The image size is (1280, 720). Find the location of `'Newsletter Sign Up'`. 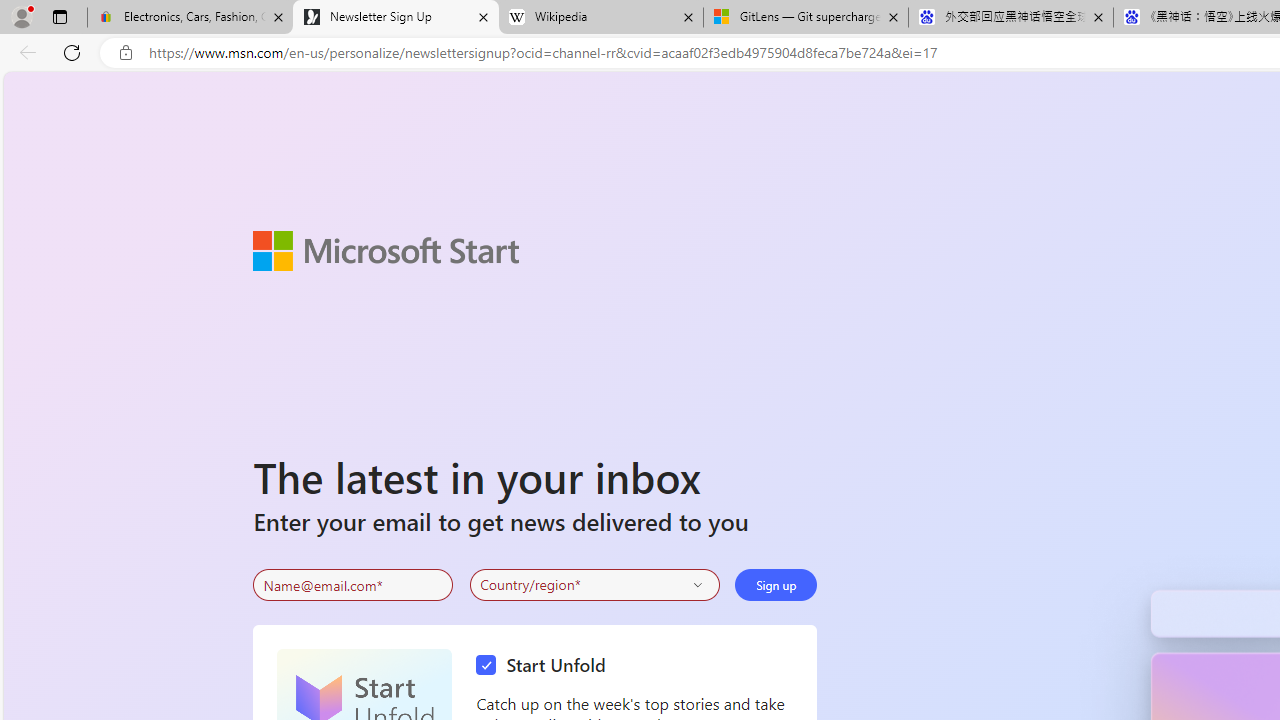

'Newsletter Sign Up' is located at coordinates (396, 17).